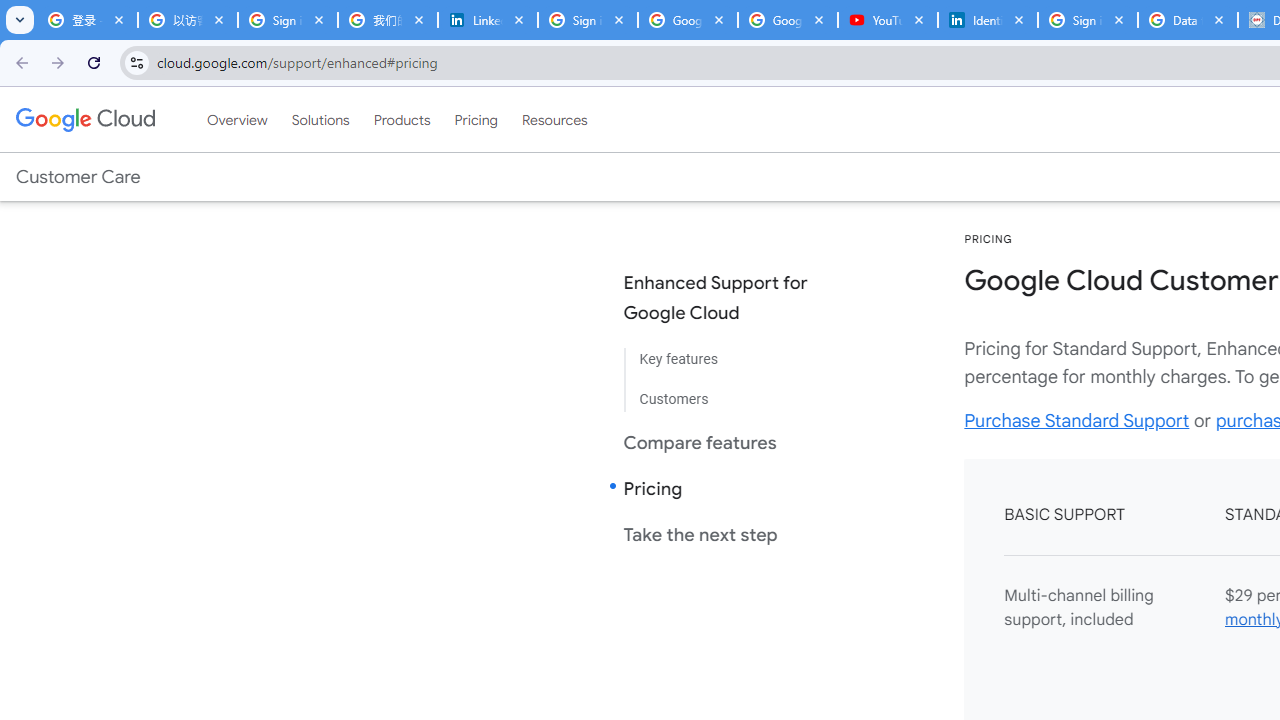 The height and width of the screenshot is (720, 1280). What do you see at coordinates (988, 20) in the screenshot?
I see `'Identity verification via Persona | LinkedIn Help'` at bounding box center [988, 20].